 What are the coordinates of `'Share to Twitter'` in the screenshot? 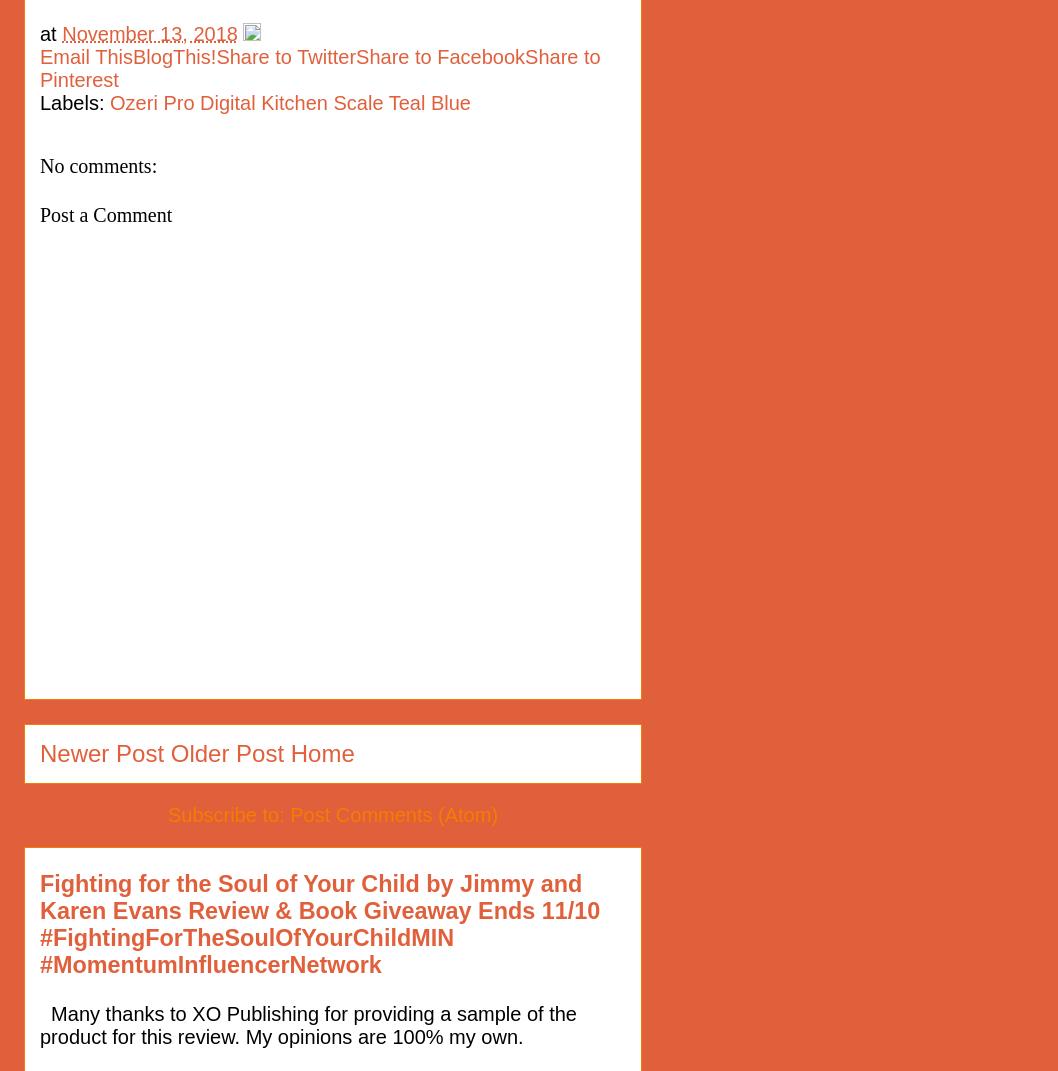 It's located at (284, 55).